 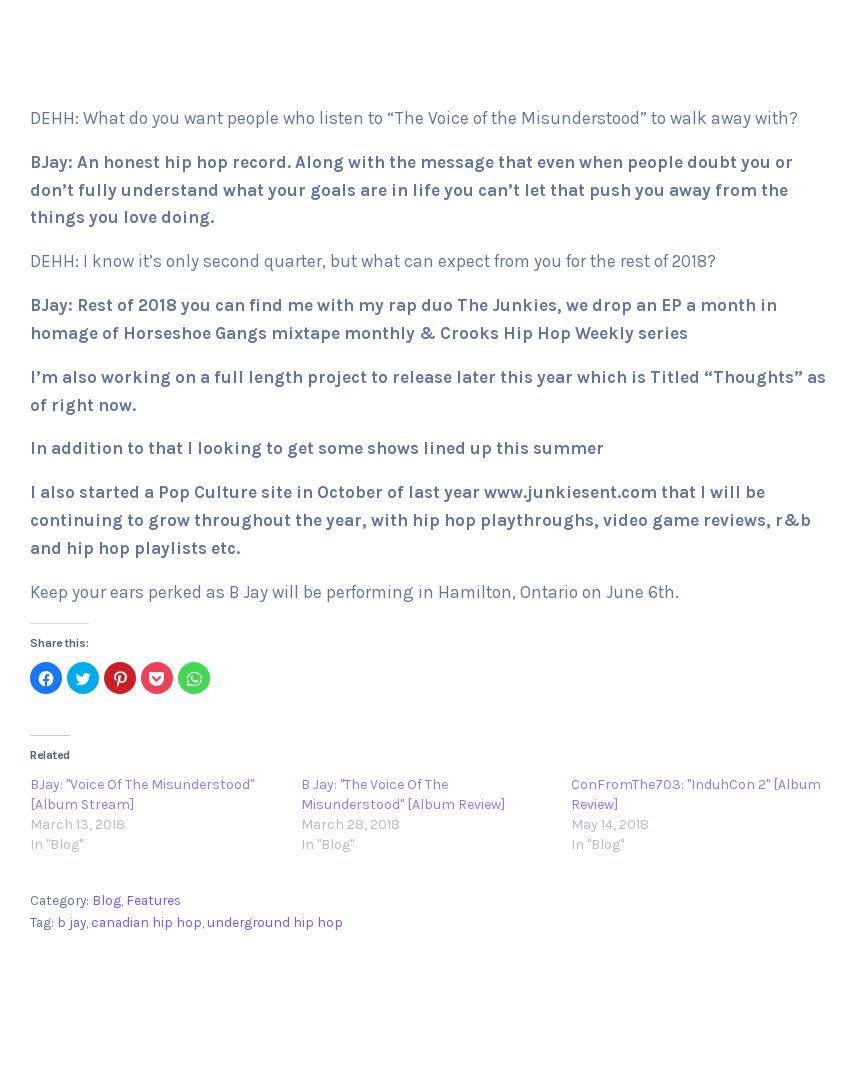 What do you see at coordinates (420, 518) in the screenshot?
I see `'I also started a Pop Culture site in October of last year www.junkiesent.com that I will be continuing to grow throughout the year, with hip hop playthroughs, video game reviews, r&b and hip hop playlists etc.'` at bounding box center [420, 518].